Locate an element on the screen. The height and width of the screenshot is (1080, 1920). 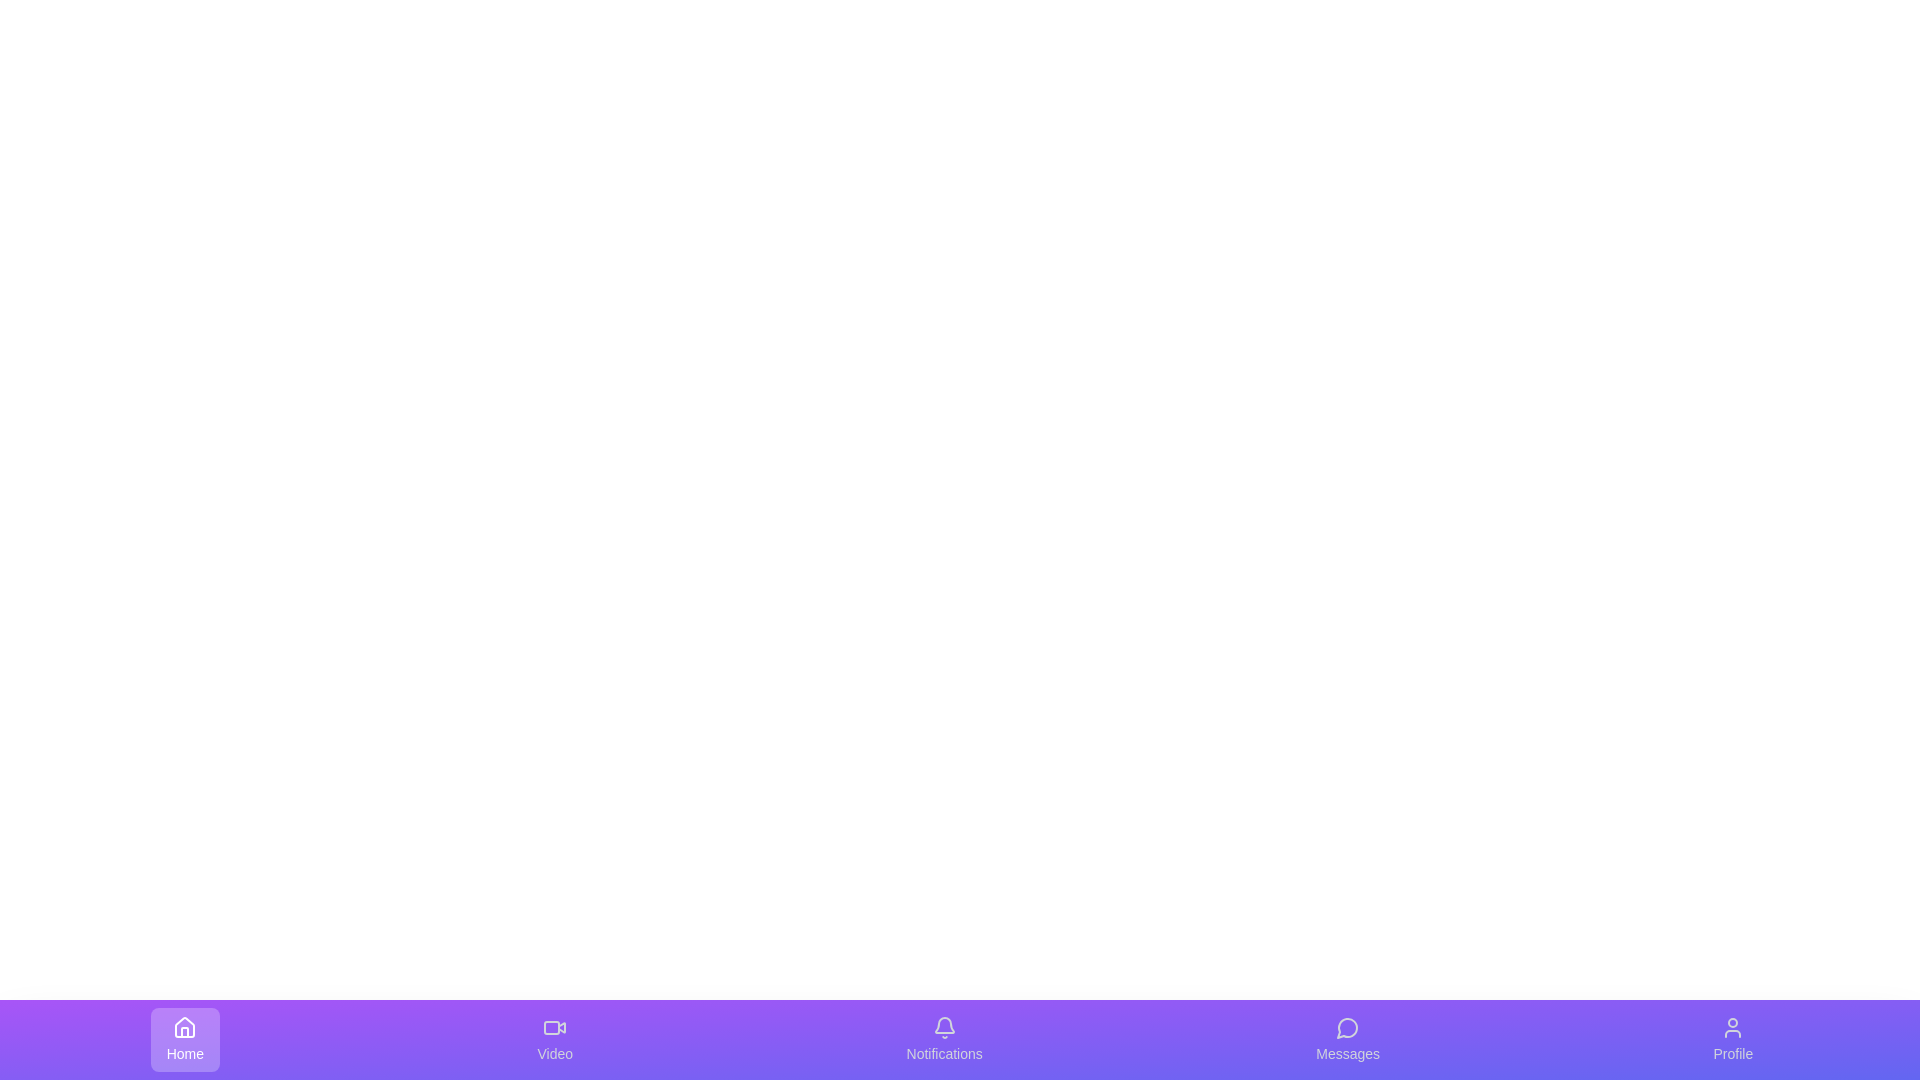
the Profile tab to navigate to its content is located at coordinates (1731, 1039).